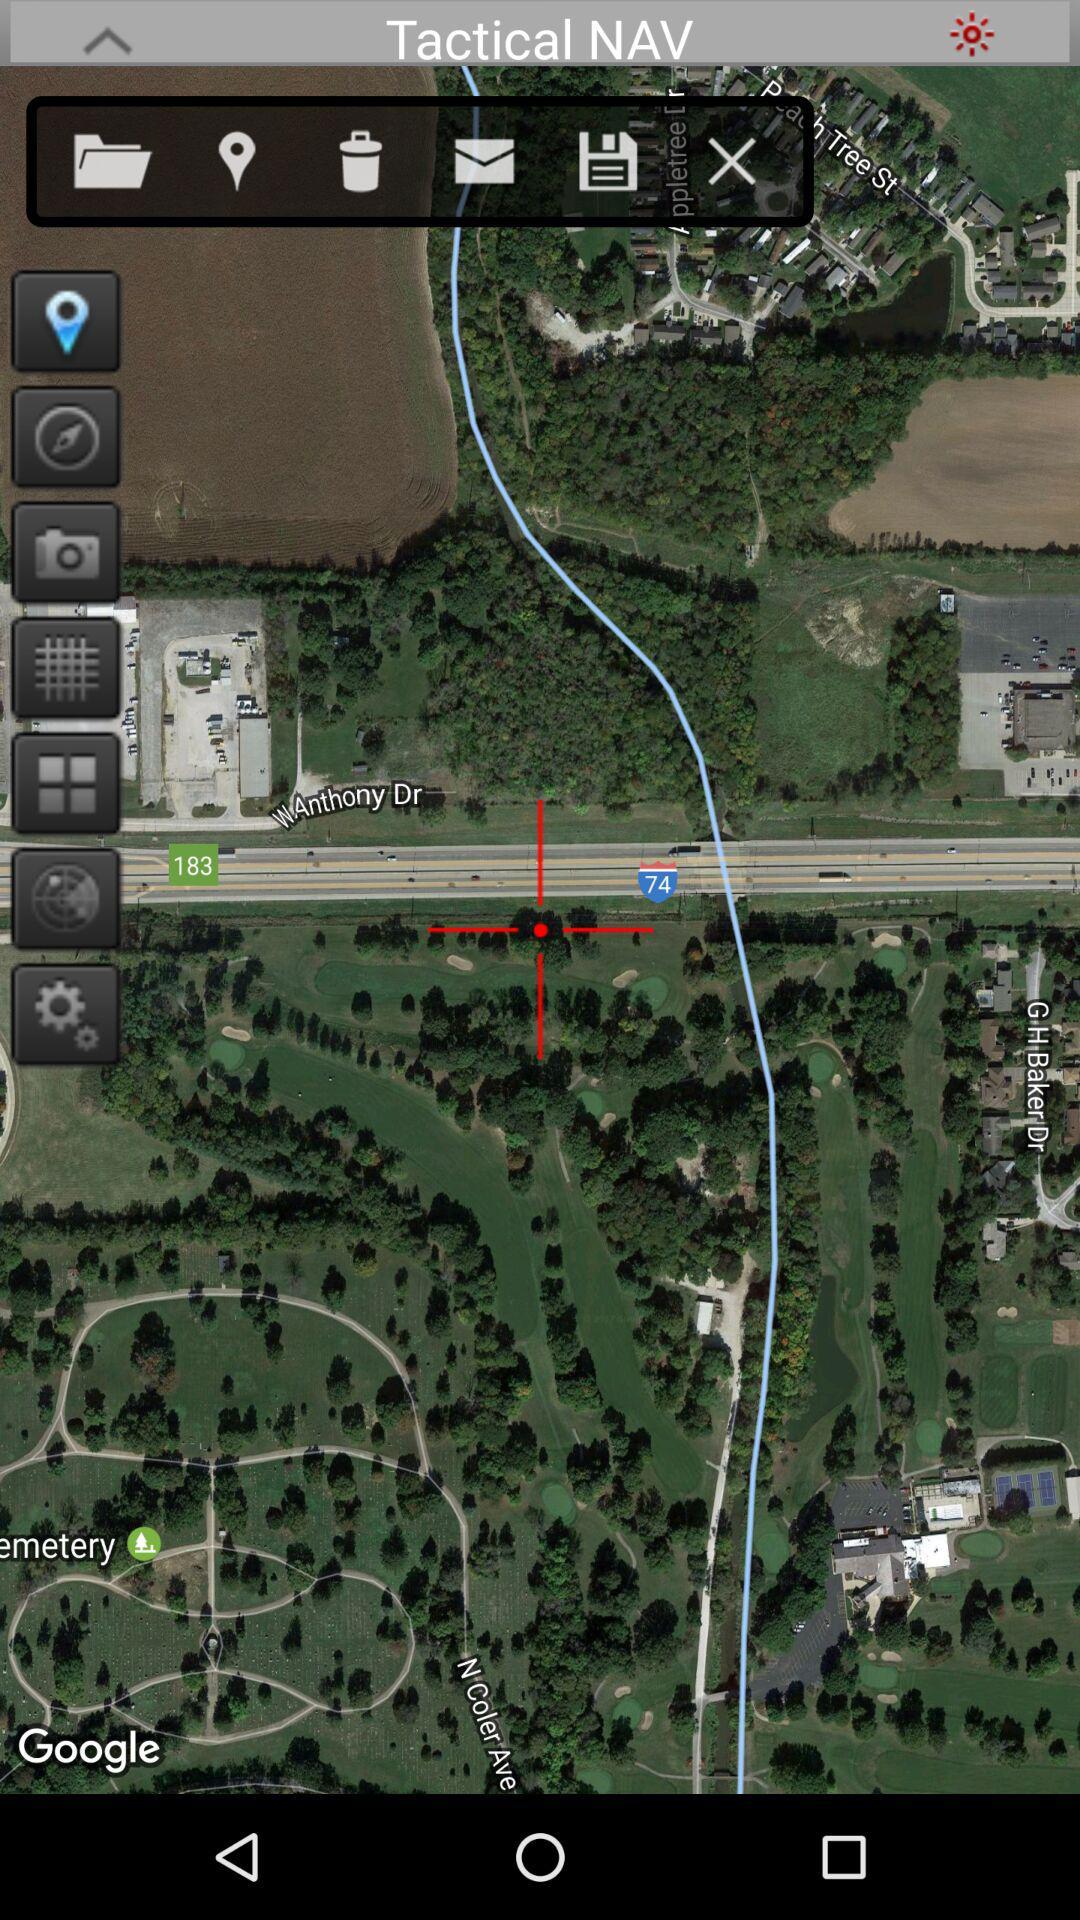 The width and height of the screenshot is (1080, 1920). What do you see at coordinates (58, 466) in the screenshot?
I see `the explore icon` at bounding box center [58, 466].